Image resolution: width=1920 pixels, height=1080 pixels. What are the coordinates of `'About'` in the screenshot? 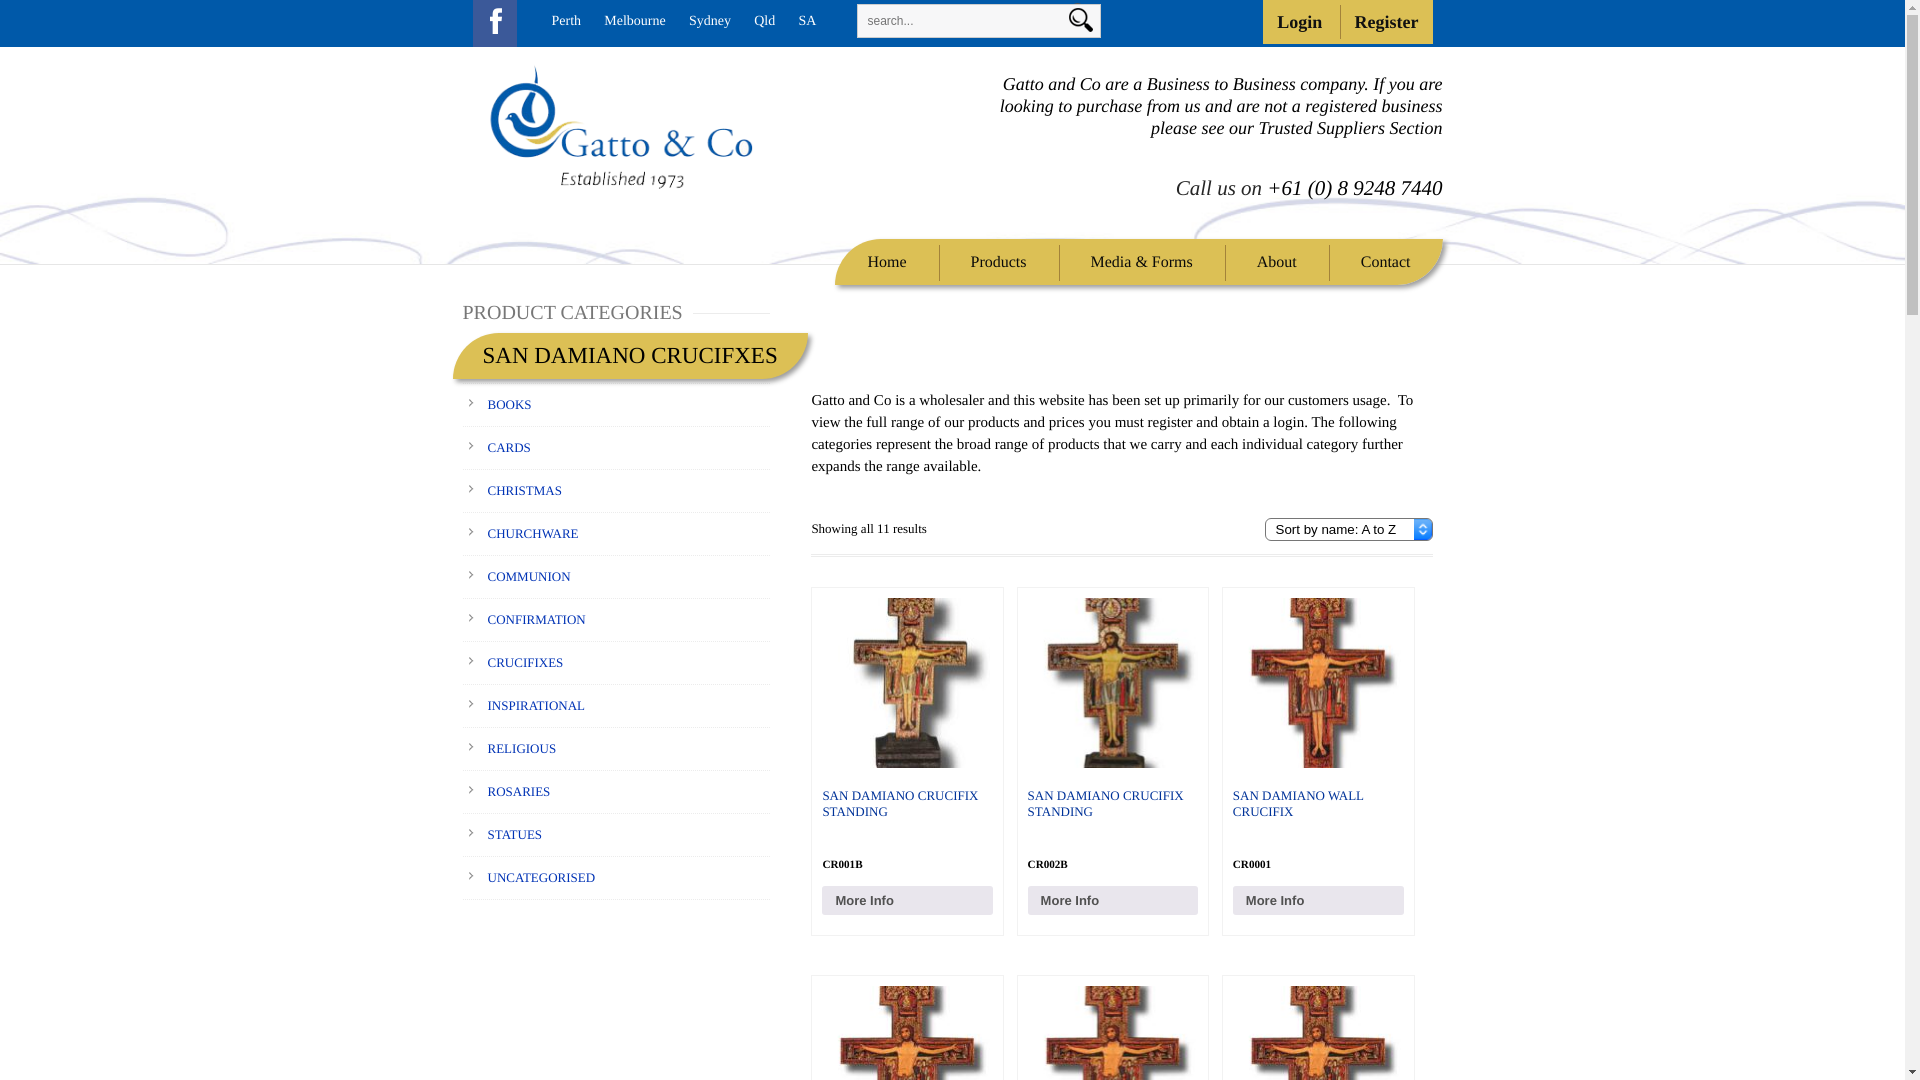 It's located at (1275, 261).